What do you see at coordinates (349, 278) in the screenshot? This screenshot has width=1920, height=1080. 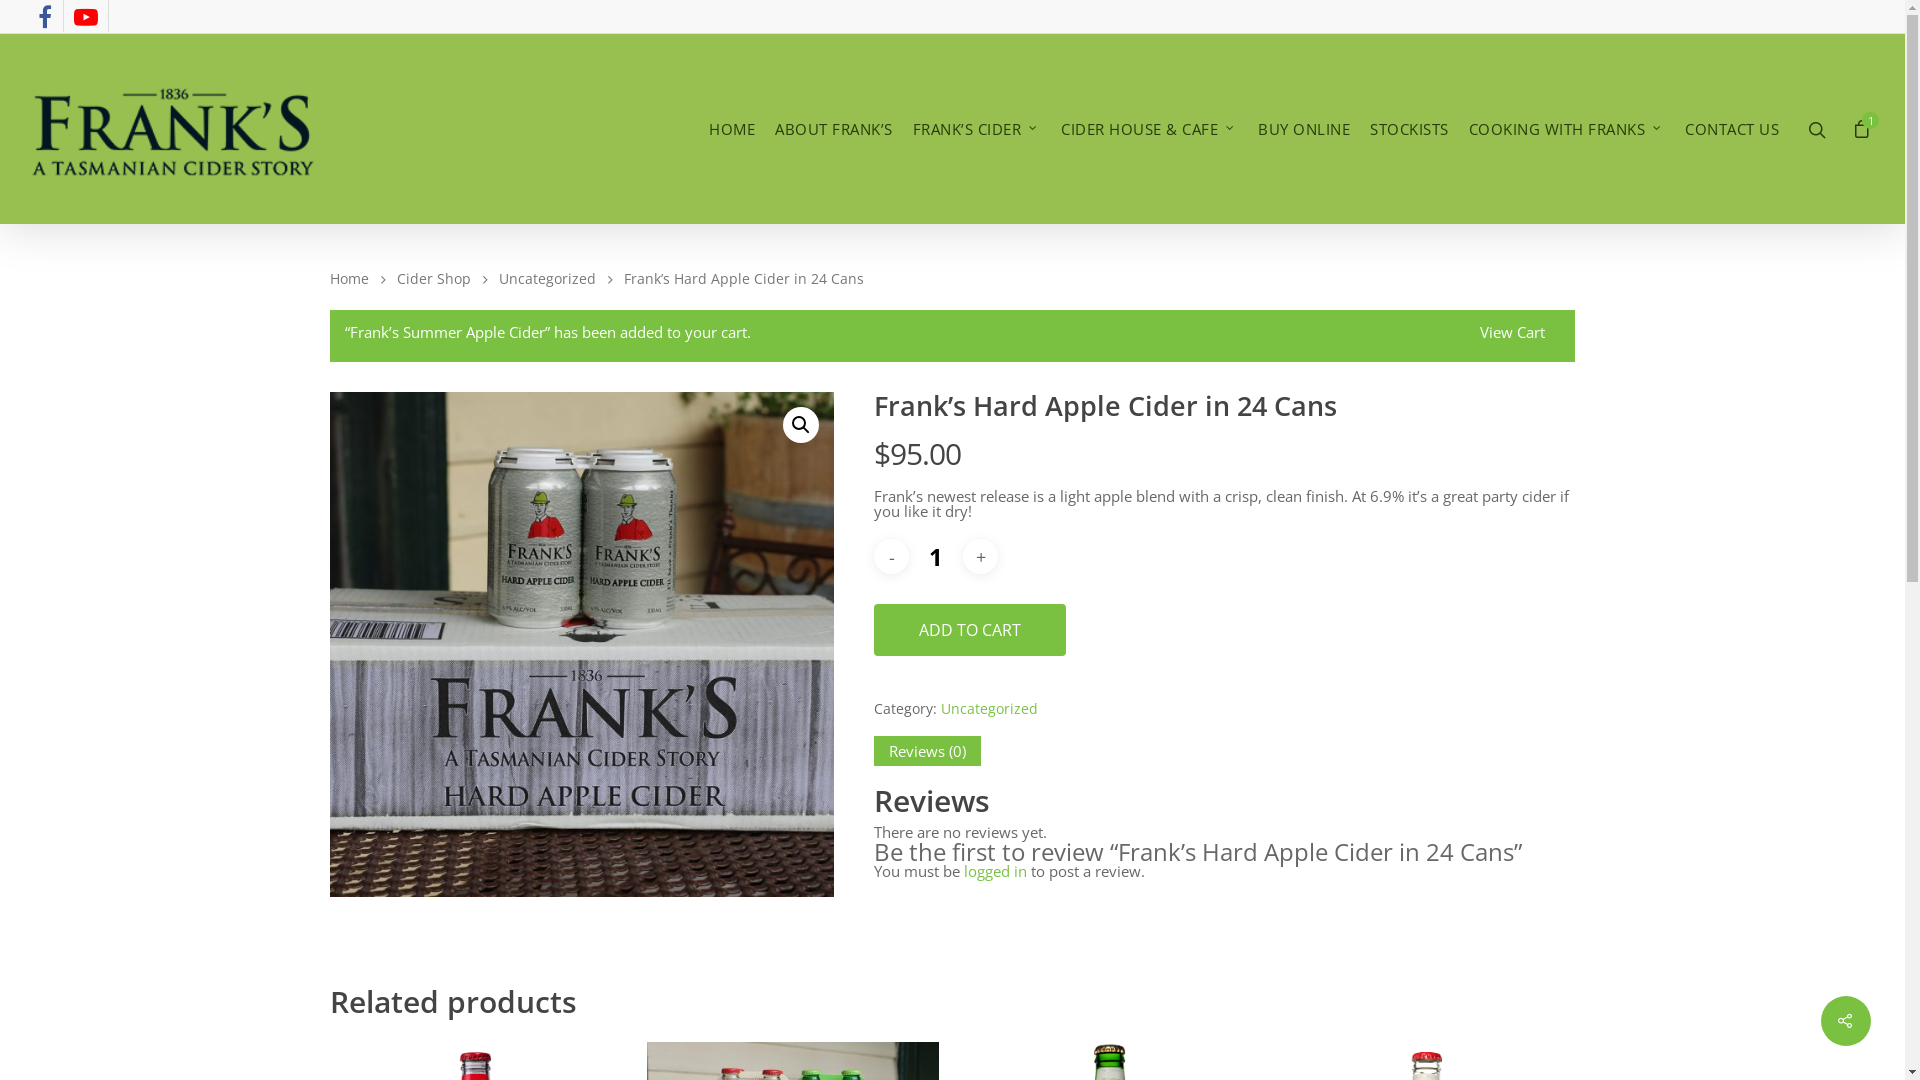 I see `'Home'` at bounding box center [349, 278].